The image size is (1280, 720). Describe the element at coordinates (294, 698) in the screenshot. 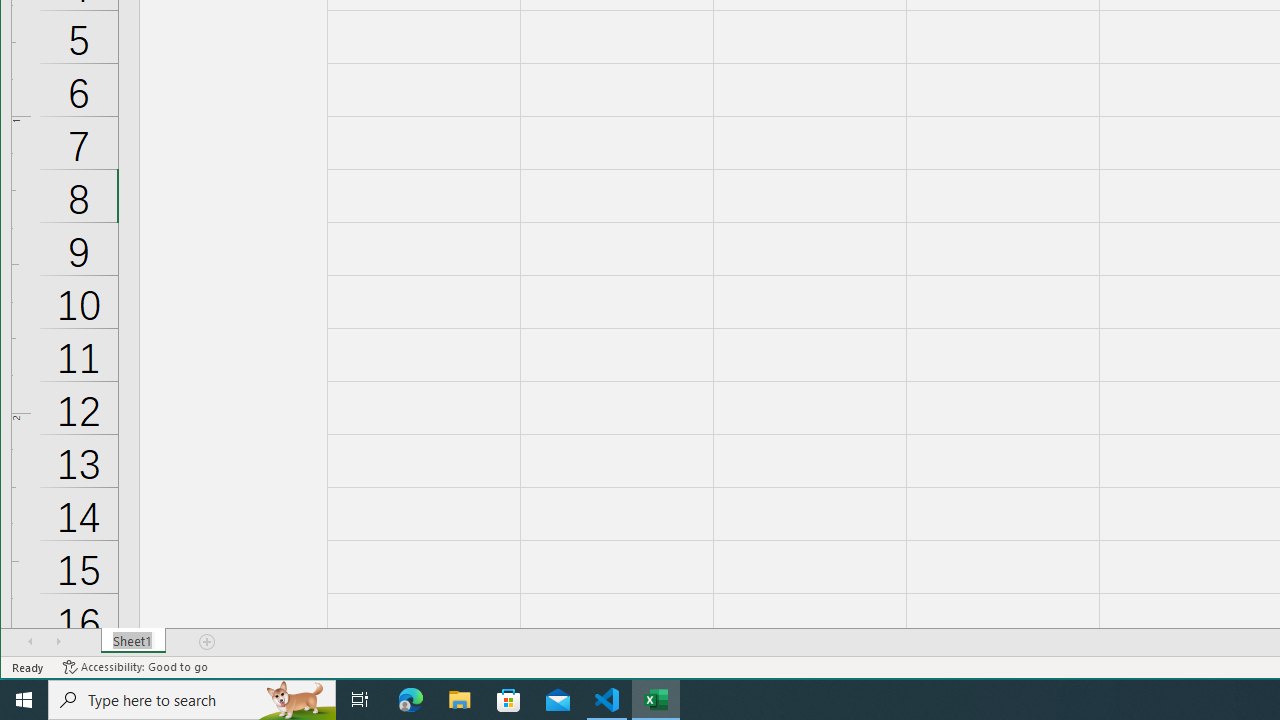

I see `'Search highlights icon opens search home window'` at that location.